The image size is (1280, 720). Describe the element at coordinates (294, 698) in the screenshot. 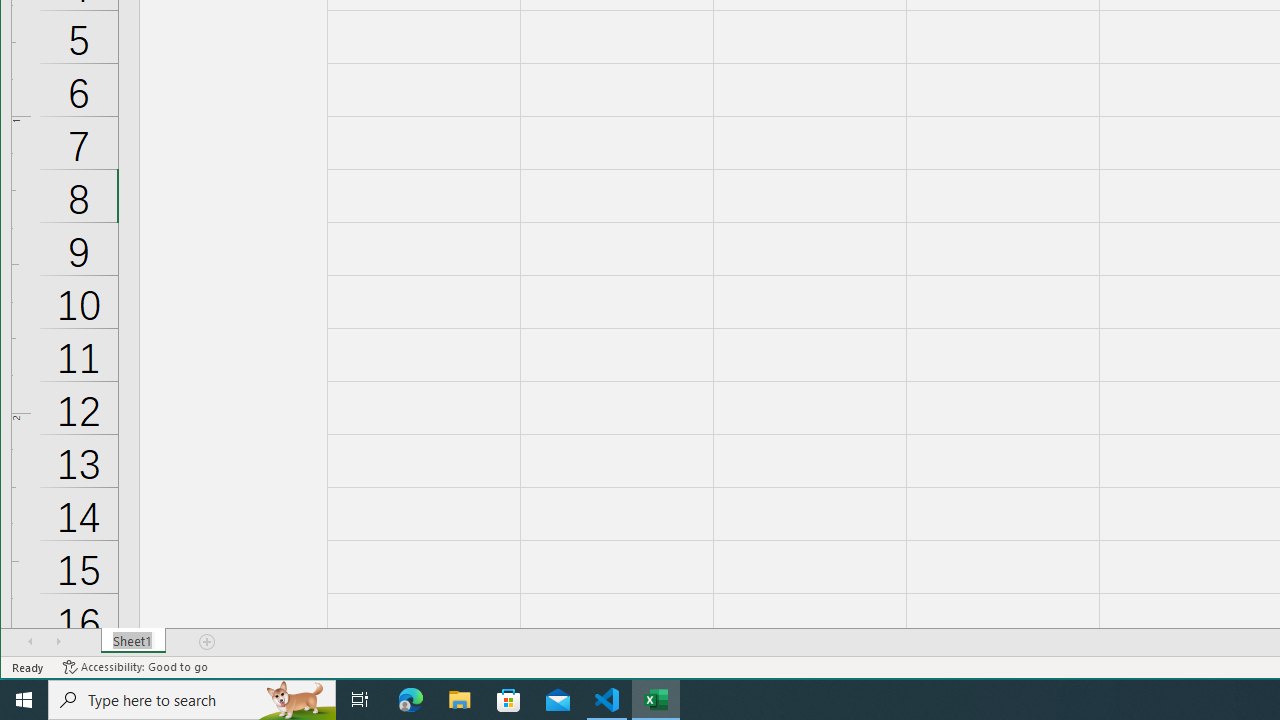

I see `'Search highlights icon opens search home window'` at that location.